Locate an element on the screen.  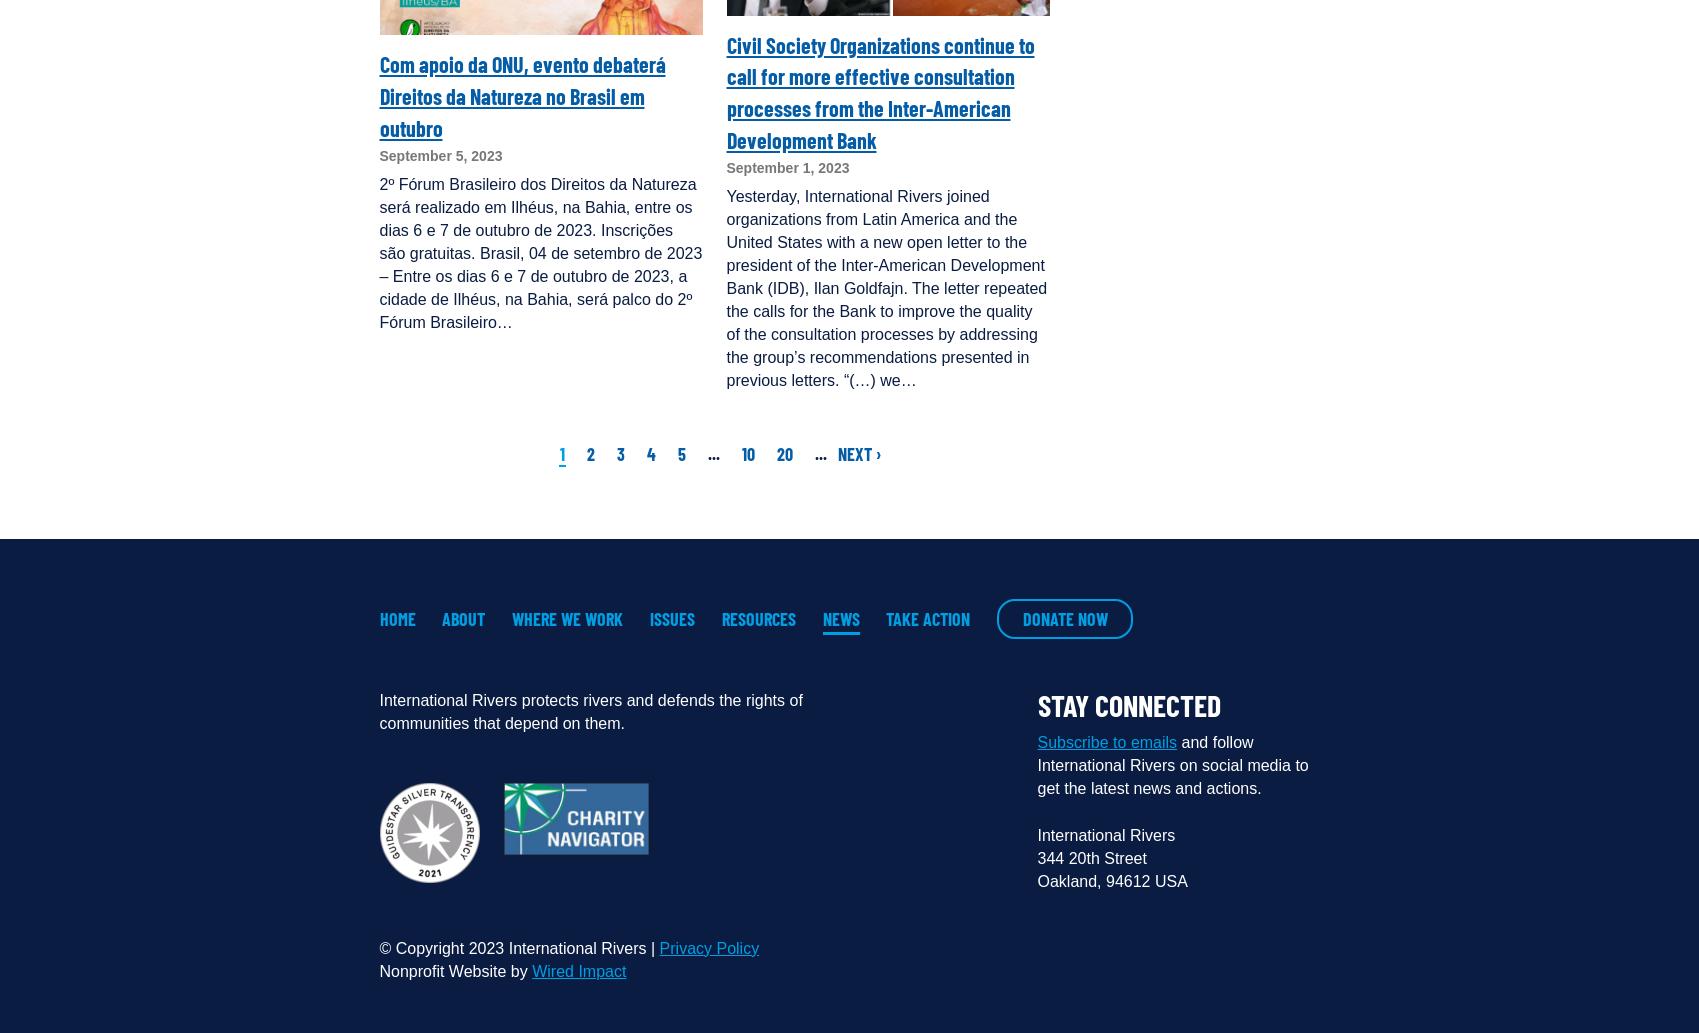
'Home' is located at coordinates (397, 617).